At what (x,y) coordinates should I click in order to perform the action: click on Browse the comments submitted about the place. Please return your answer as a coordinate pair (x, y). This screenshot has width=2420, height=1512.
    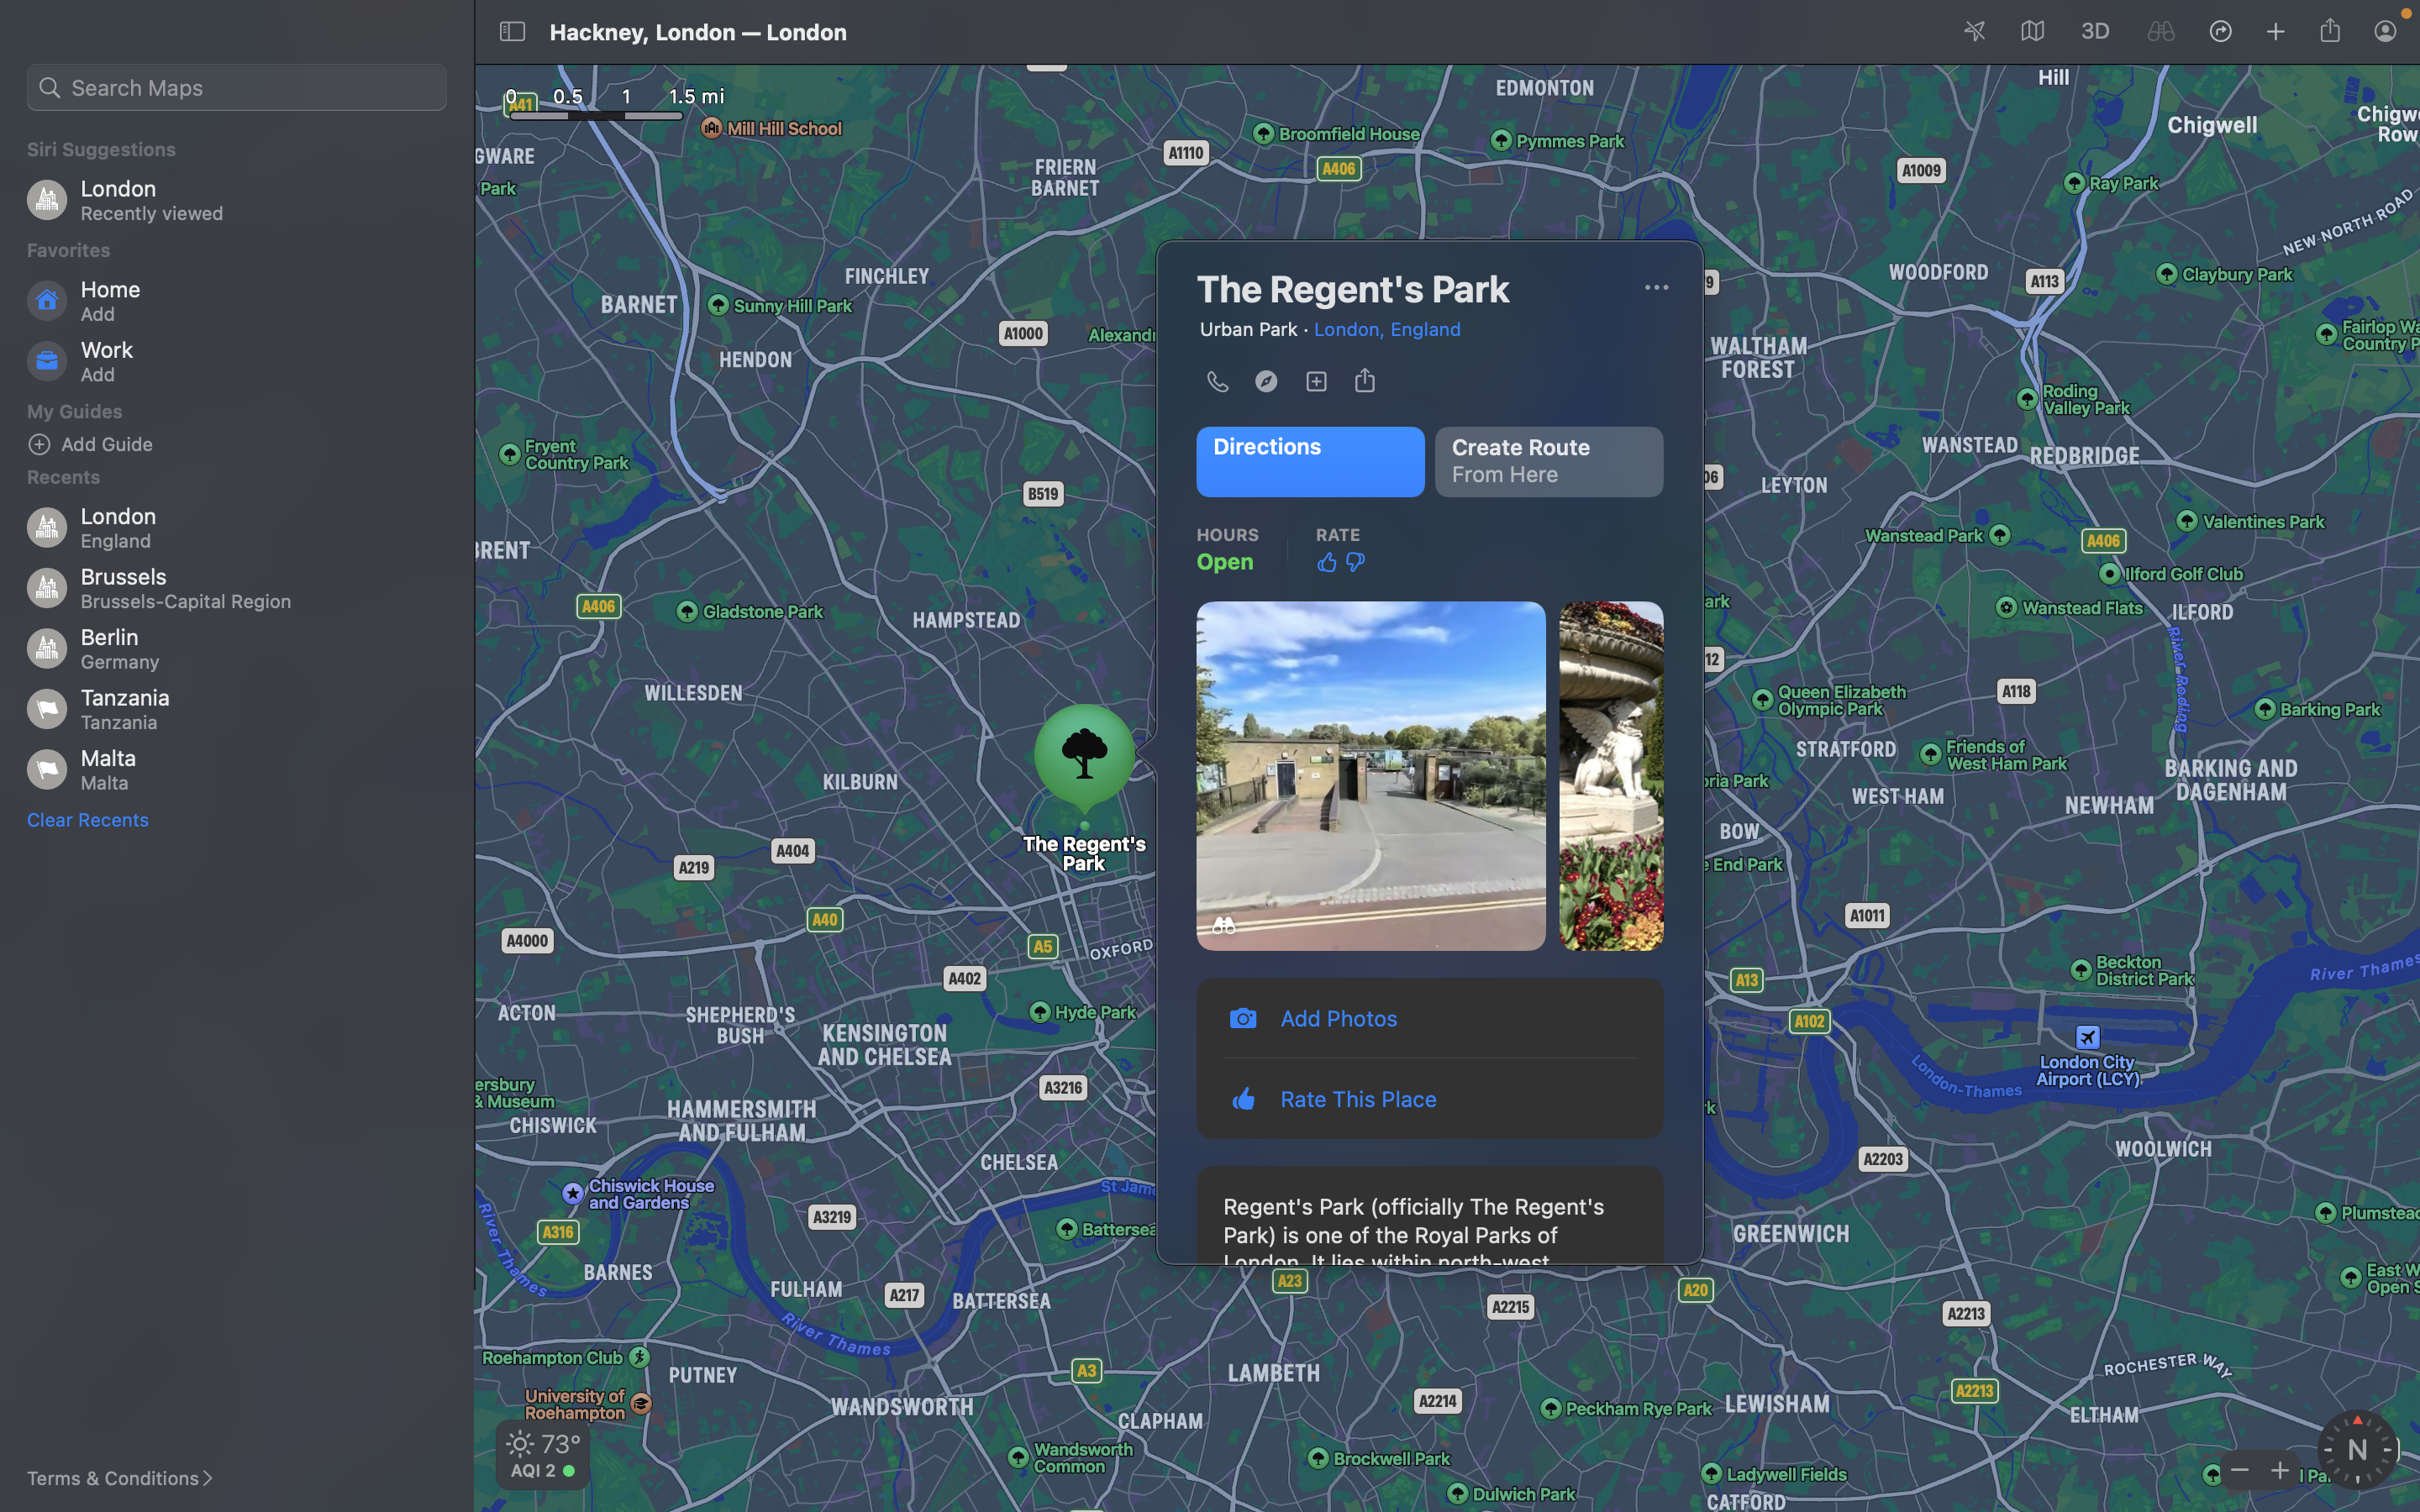
    Looking at the image, I should click on (4120050, 1411452).